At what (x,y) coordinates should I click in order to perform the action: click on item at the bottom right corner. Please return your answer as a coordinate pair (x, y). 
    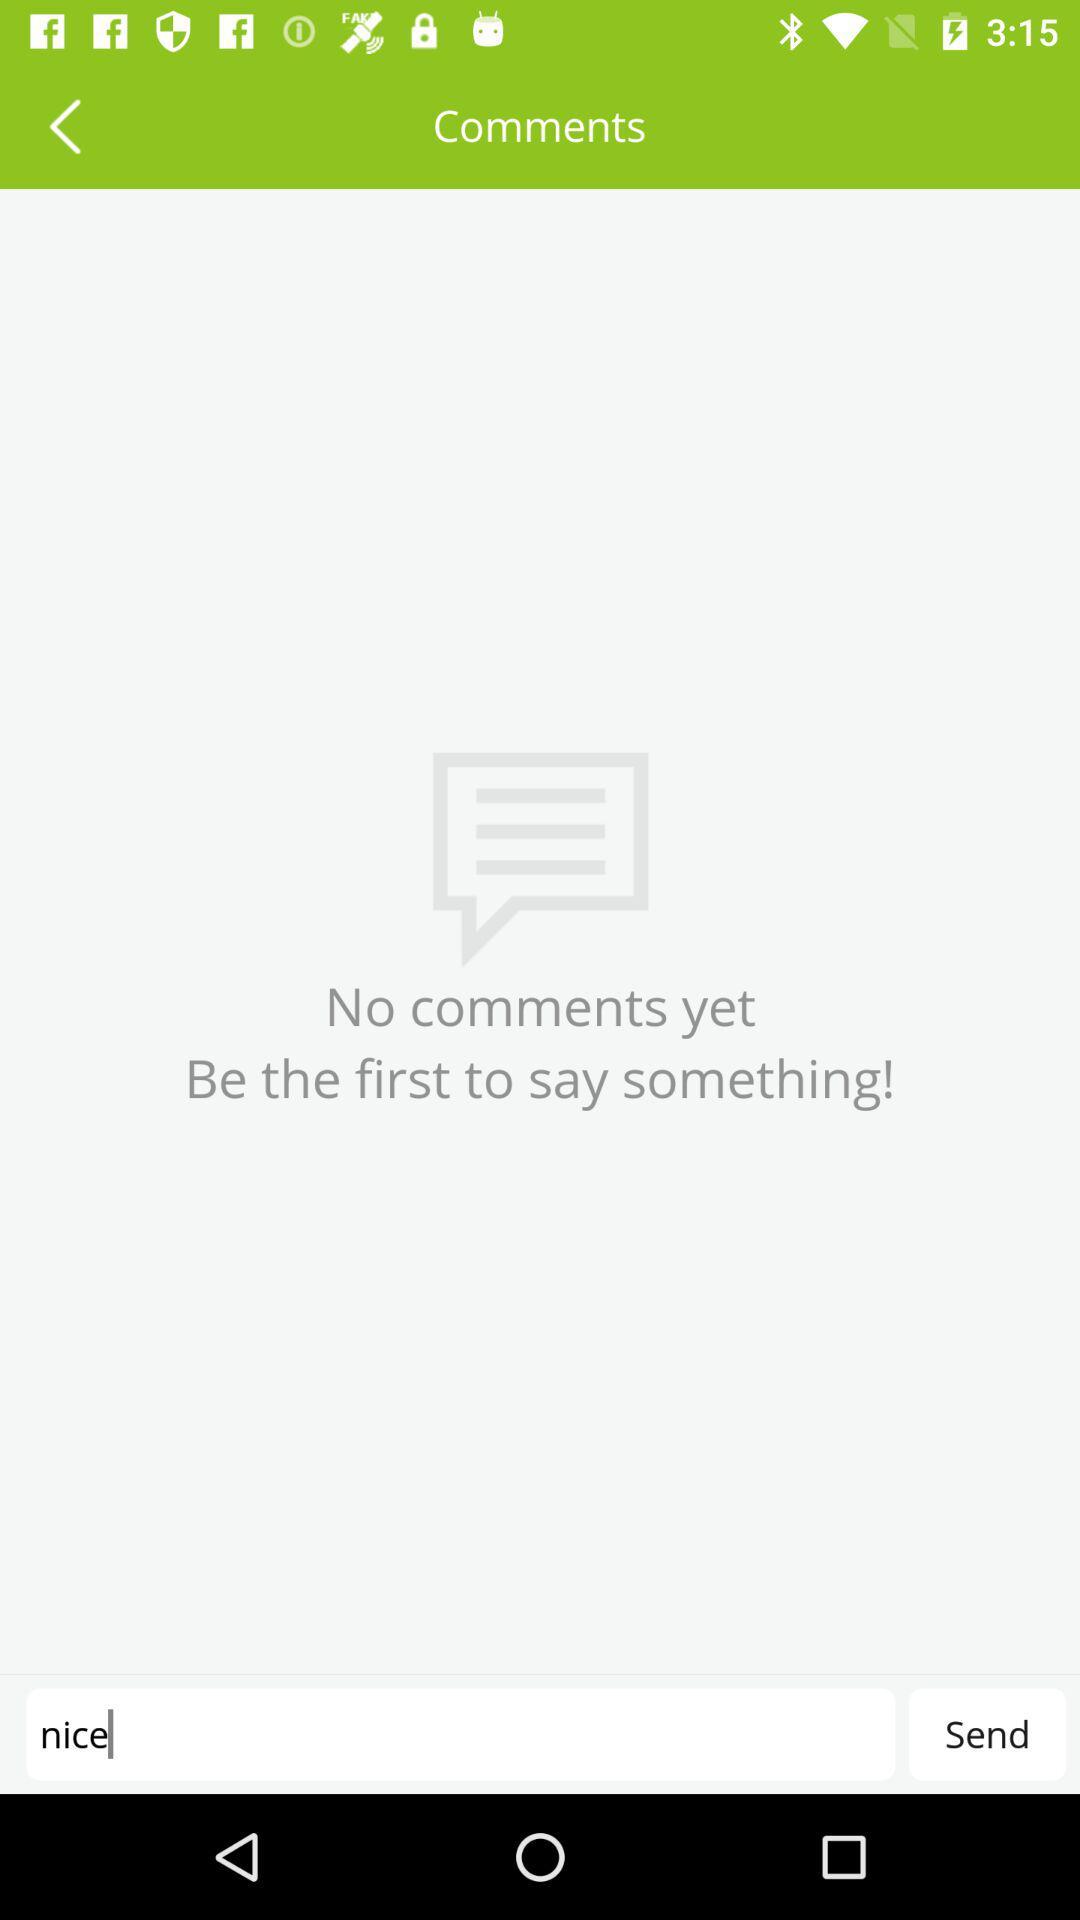
    Looking at the image, I should click on (986, 1733).